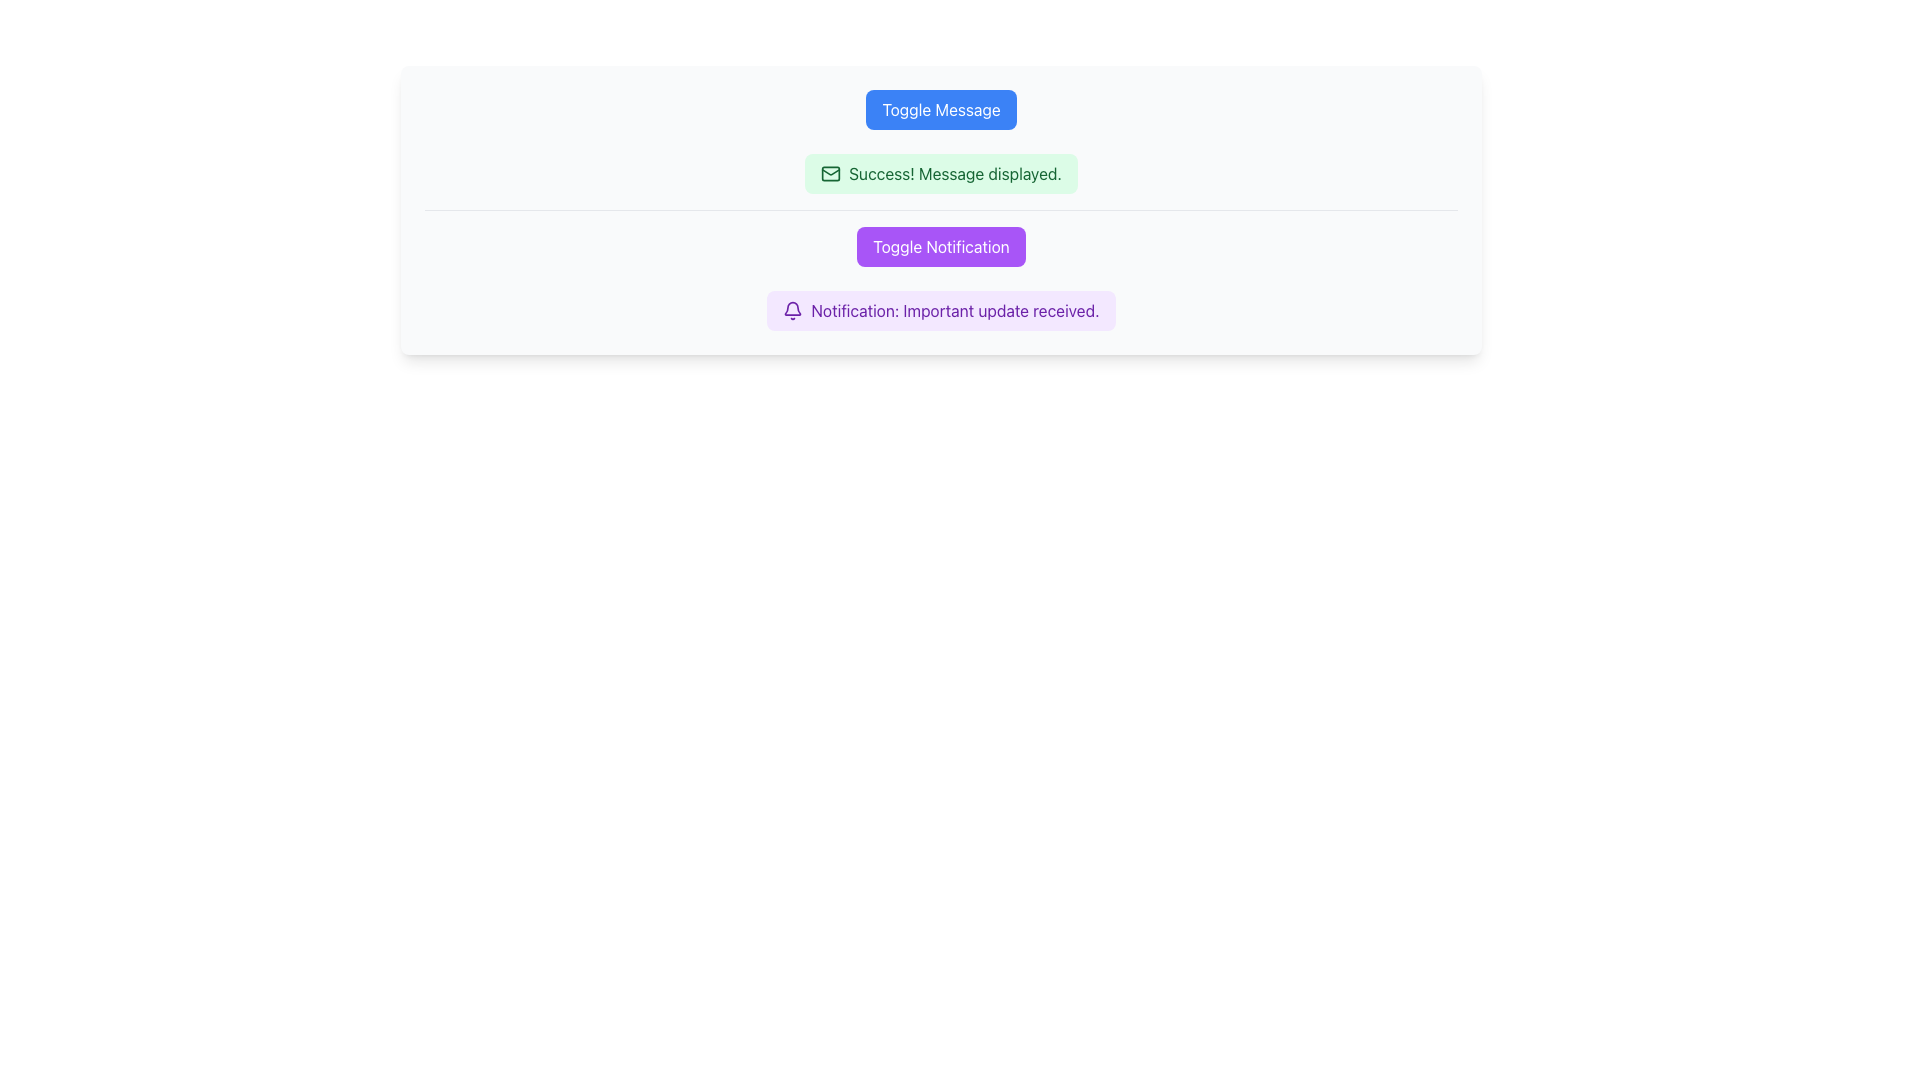 The width and height of the screenshot is (1920, 1080). Describe the element at coordinates (940, 110) in the screenshot. I see `the blue button labeled 'Toggle Message'` at that location.